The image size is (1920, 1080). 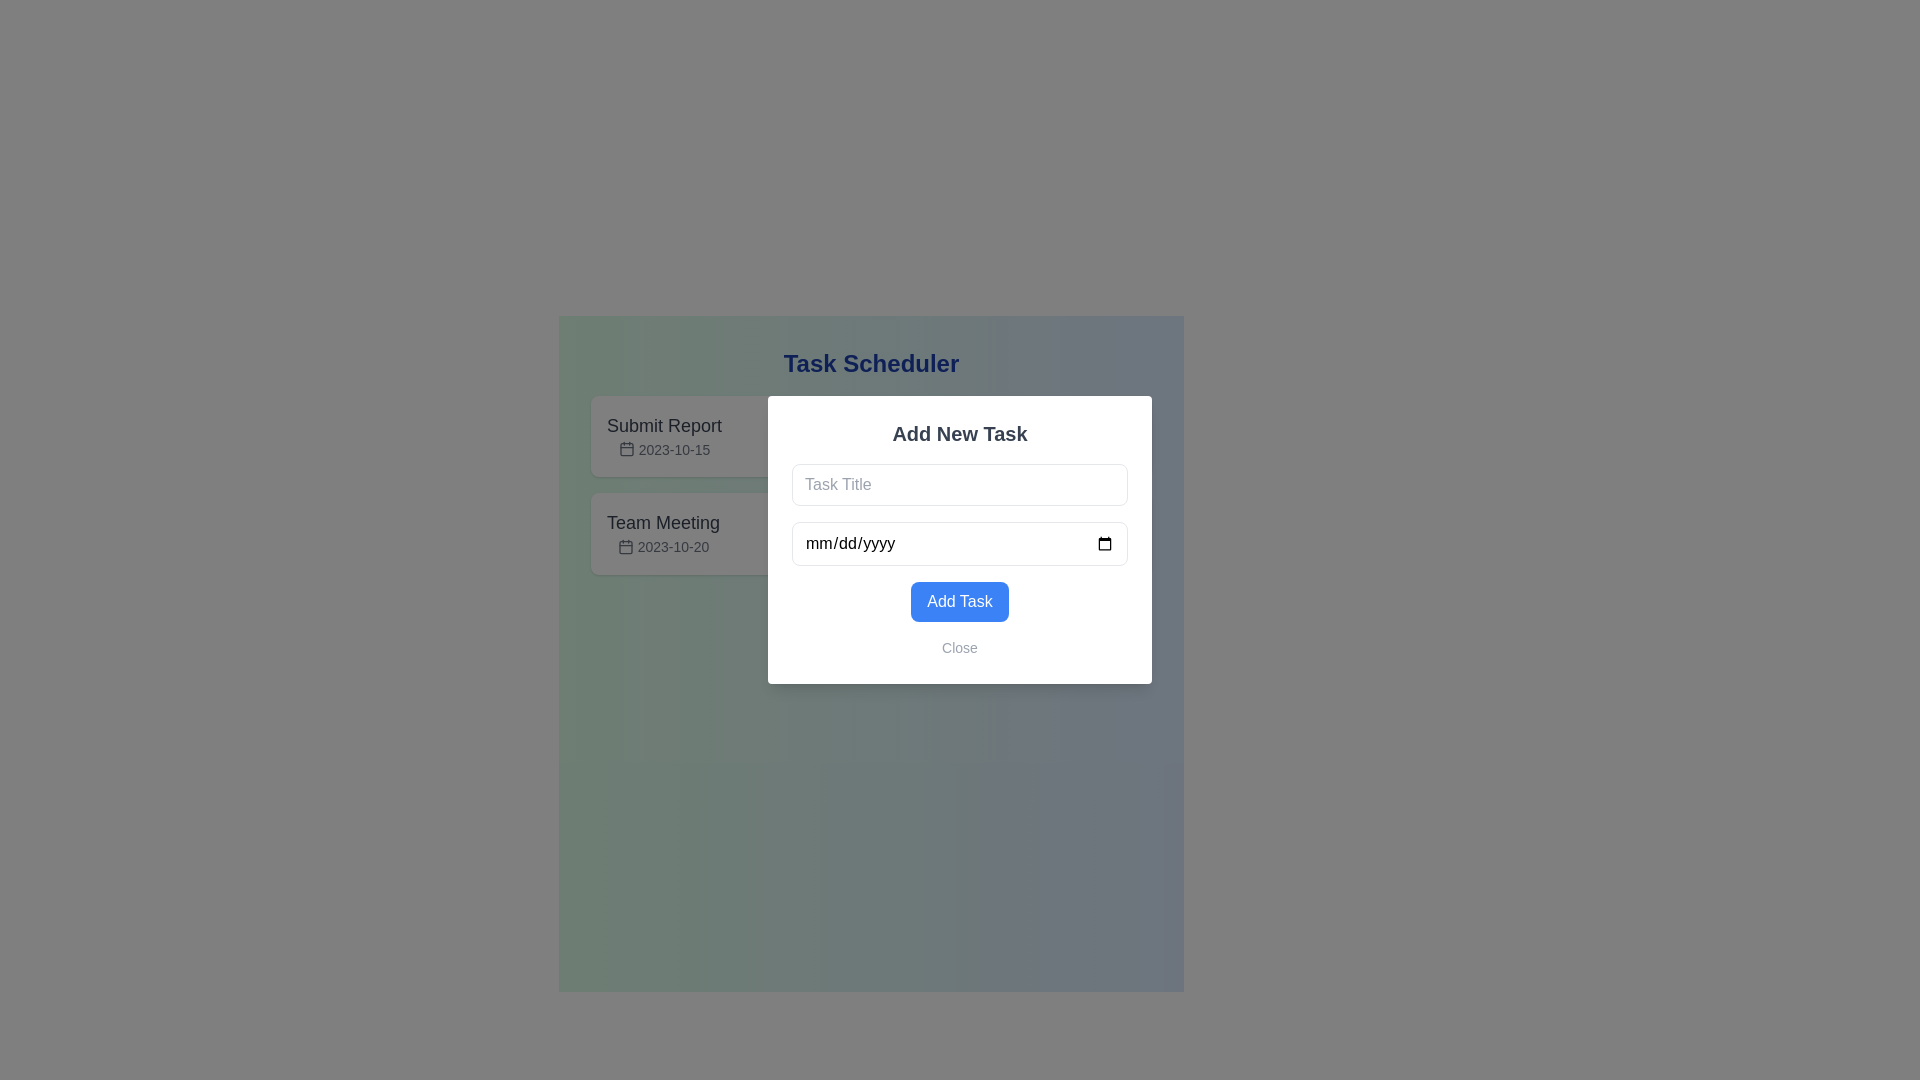 I want to click on the confirmation SVG icon located inside the green action button at the right side of the button in the 'Add New Task' pop-up modal, so click(x=1107, y=532).